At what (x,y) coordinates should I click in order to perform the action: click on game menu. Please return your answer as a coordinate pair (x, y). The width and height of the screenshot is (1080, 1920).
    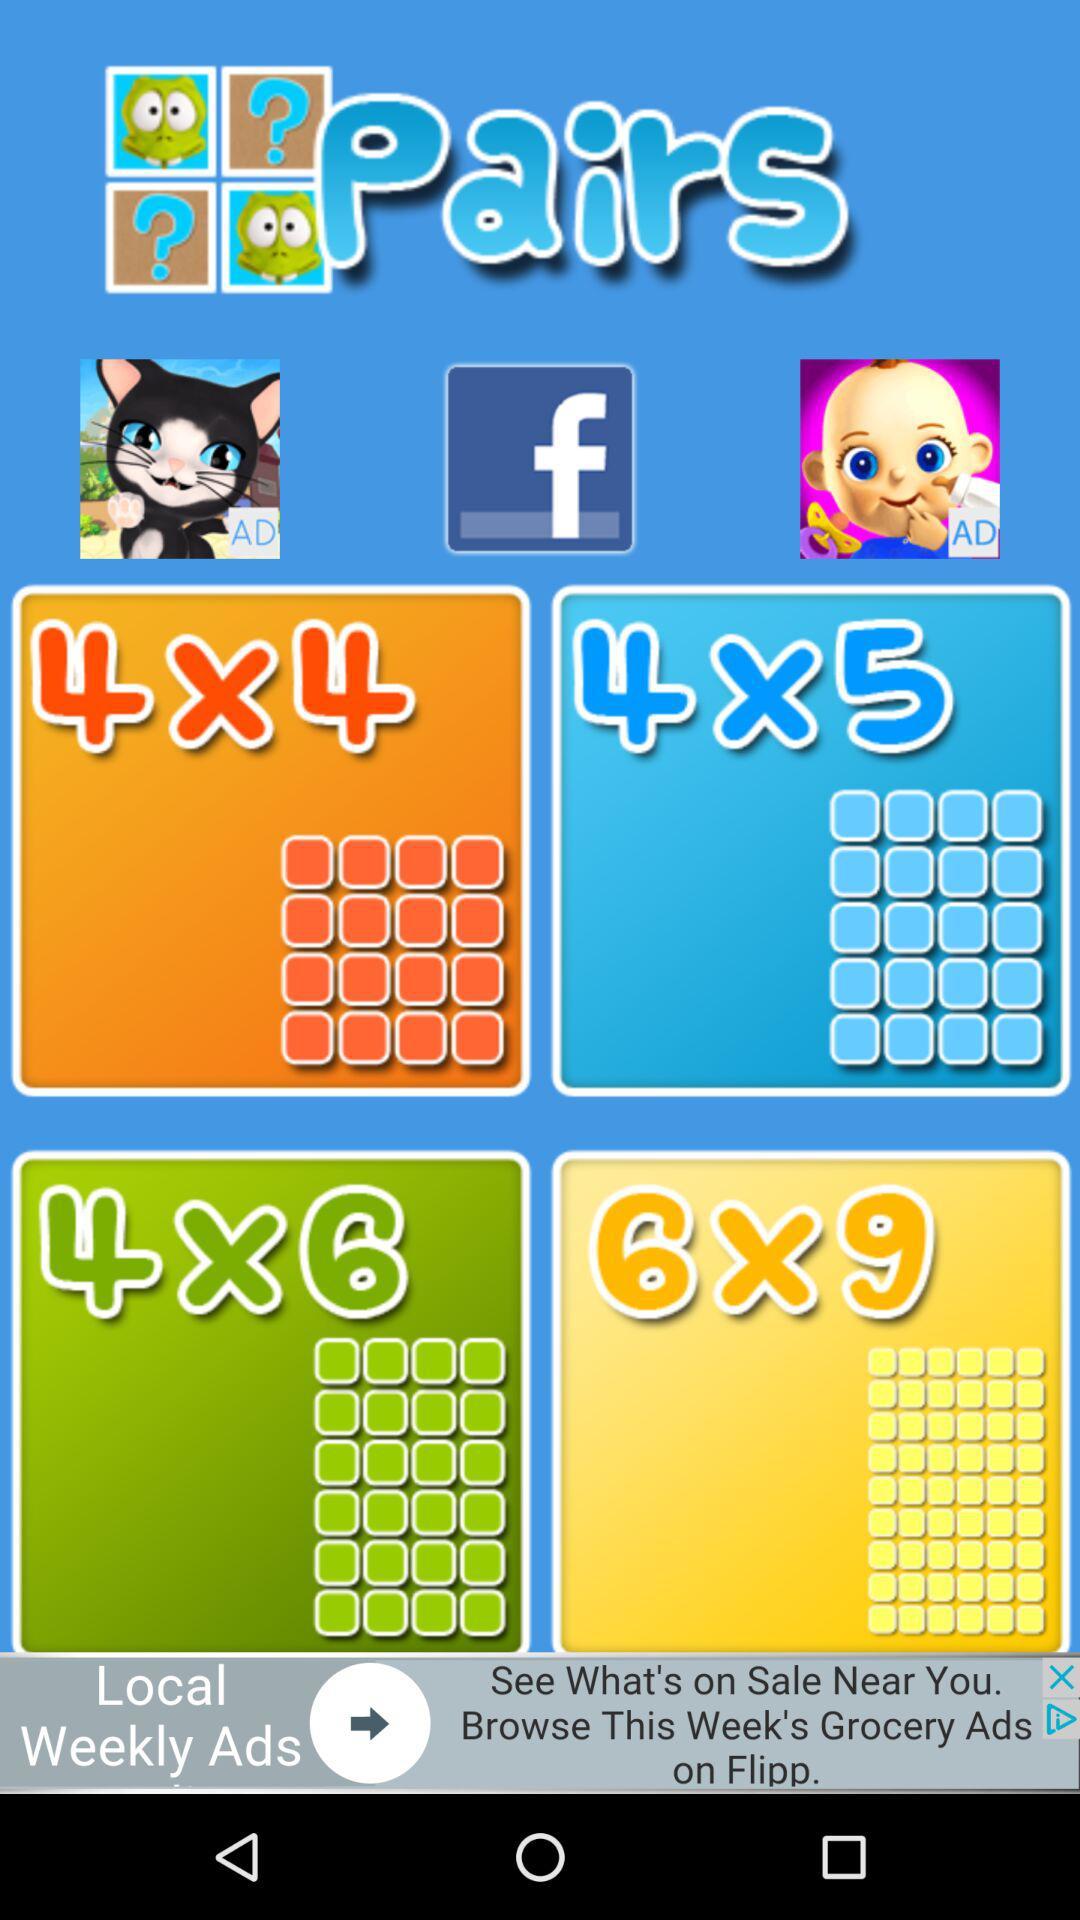
    Looking at the image, I should click on (270, 1405).